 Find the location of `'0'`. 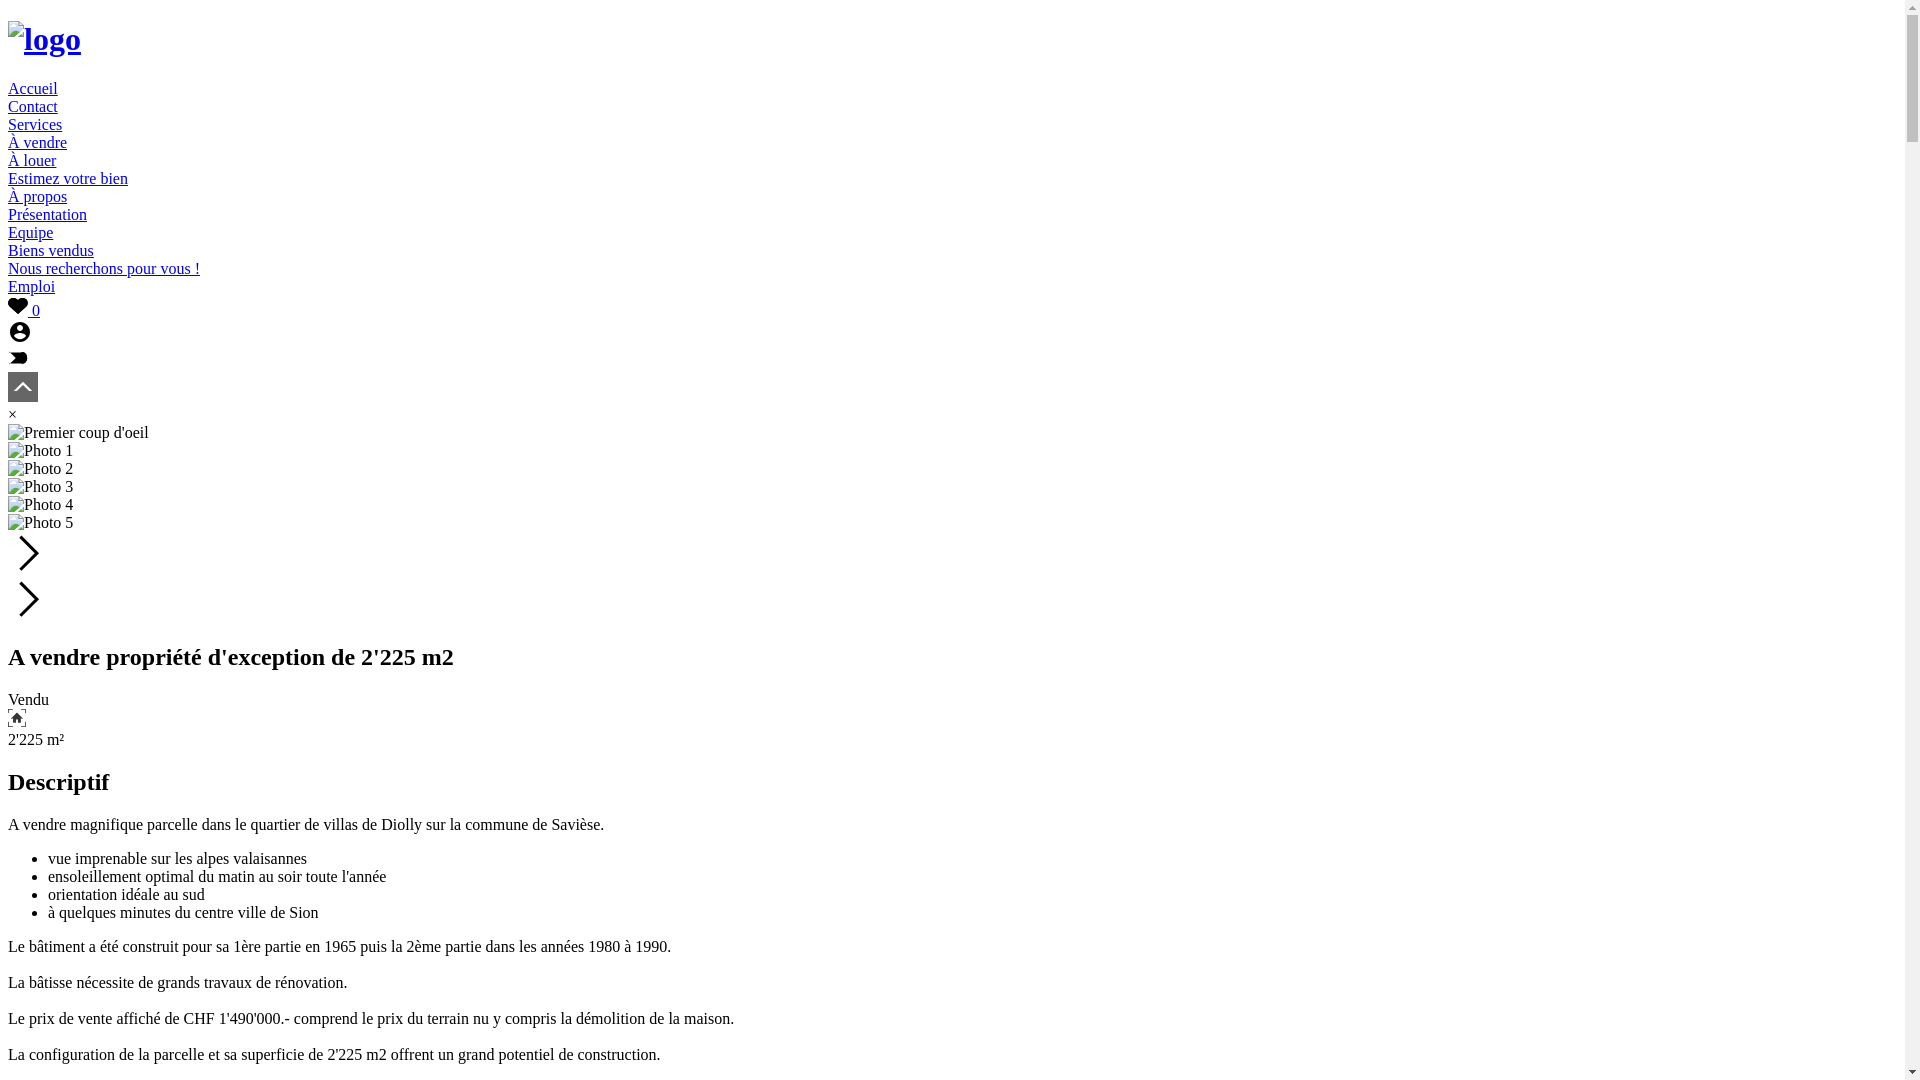

'0' is located at coordinates (24, 310).